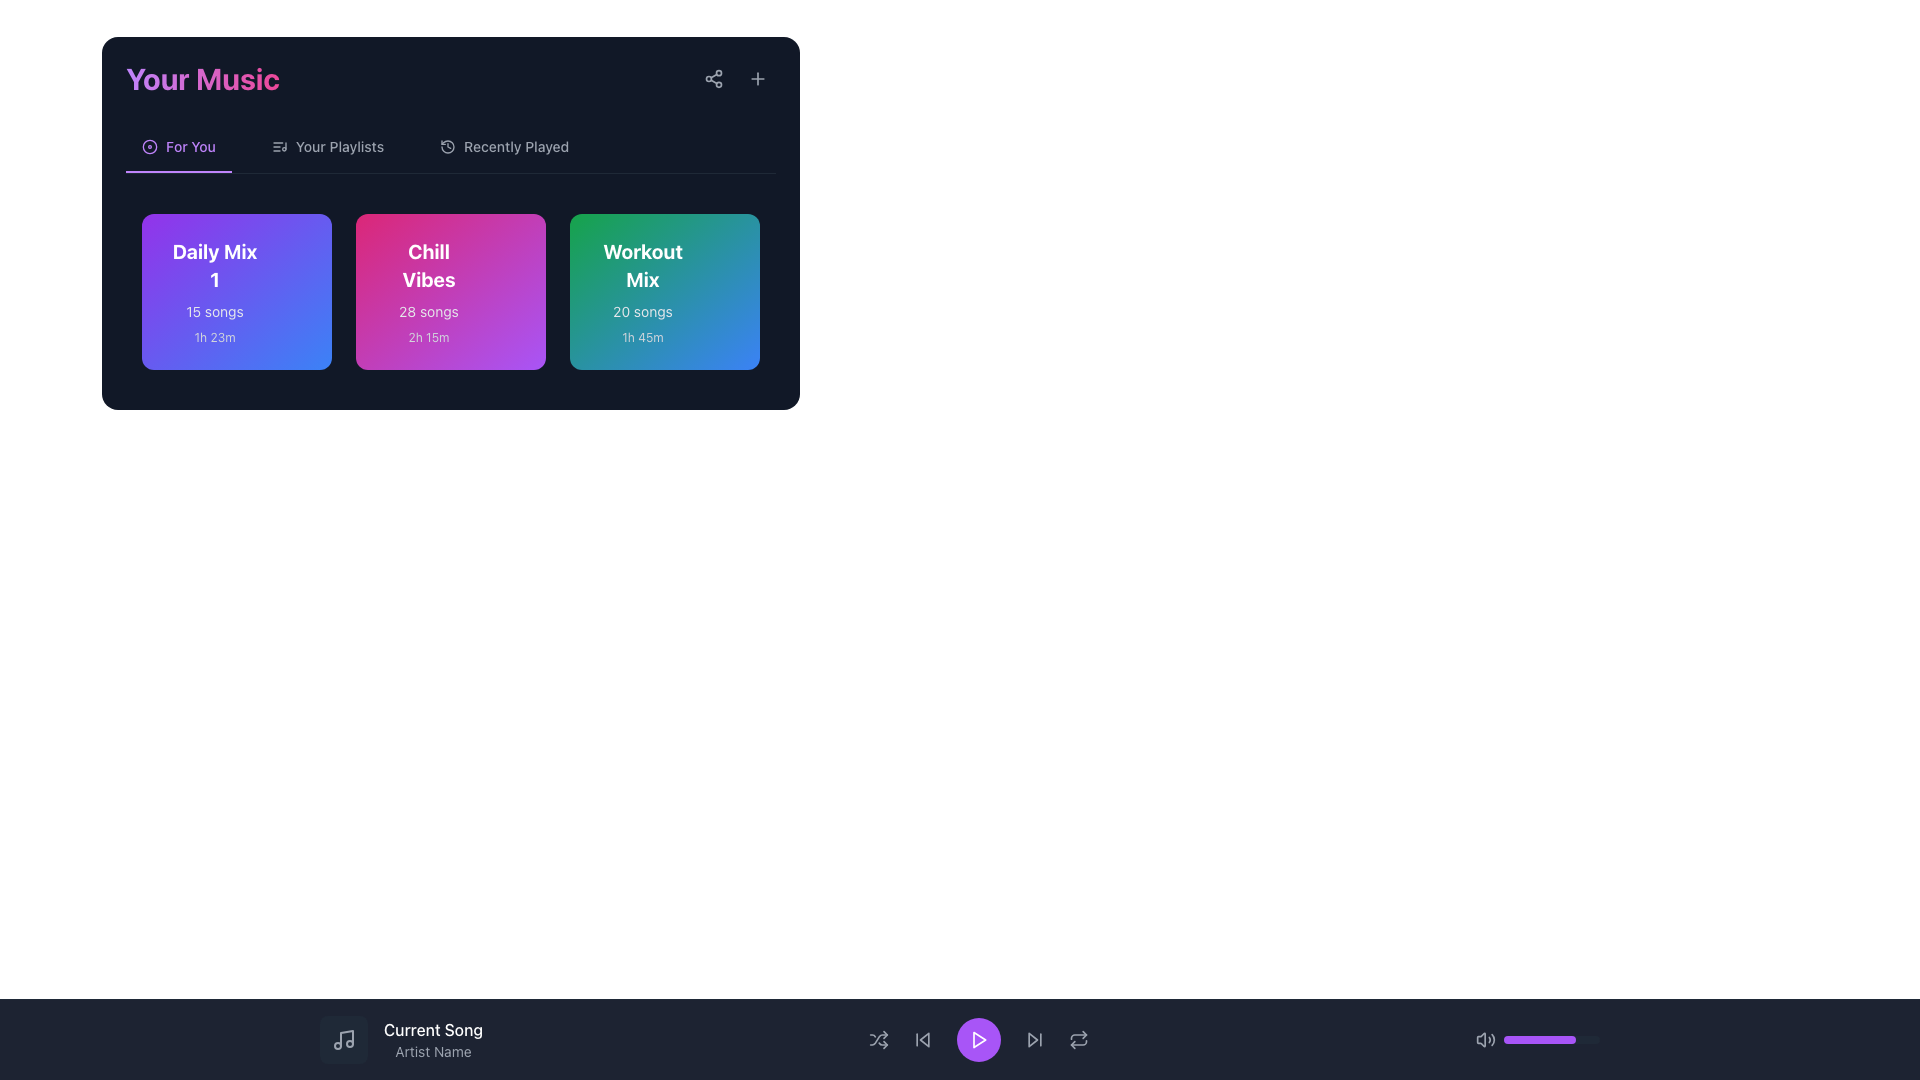  What do you see at coordinates (427, 337) in the screenshot?
I see `text '2h 15m' displayed in a small light gray font within the pink gradient square card under the title 'Chill Vibes'` at bounding box center [427, 337].